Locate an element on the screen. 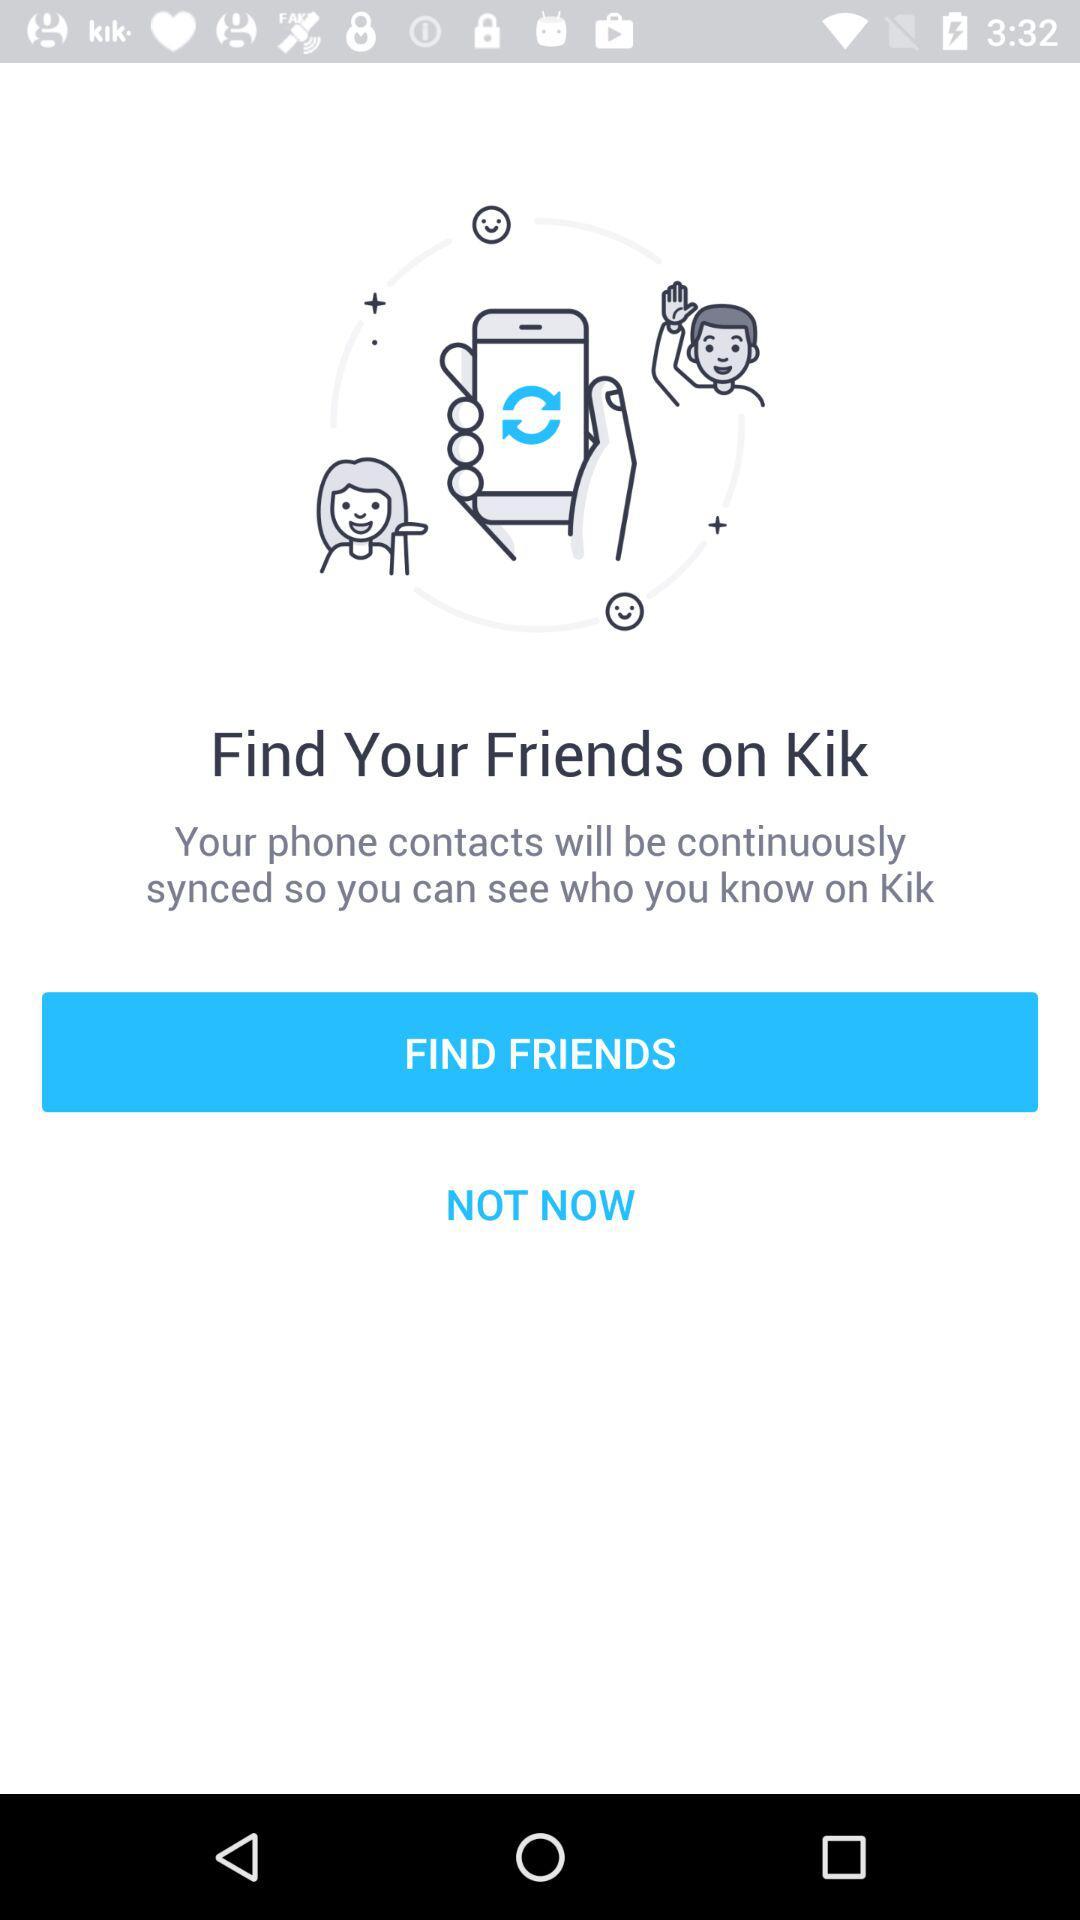  item below the find friends icon is located at coordinates (540, 1202).